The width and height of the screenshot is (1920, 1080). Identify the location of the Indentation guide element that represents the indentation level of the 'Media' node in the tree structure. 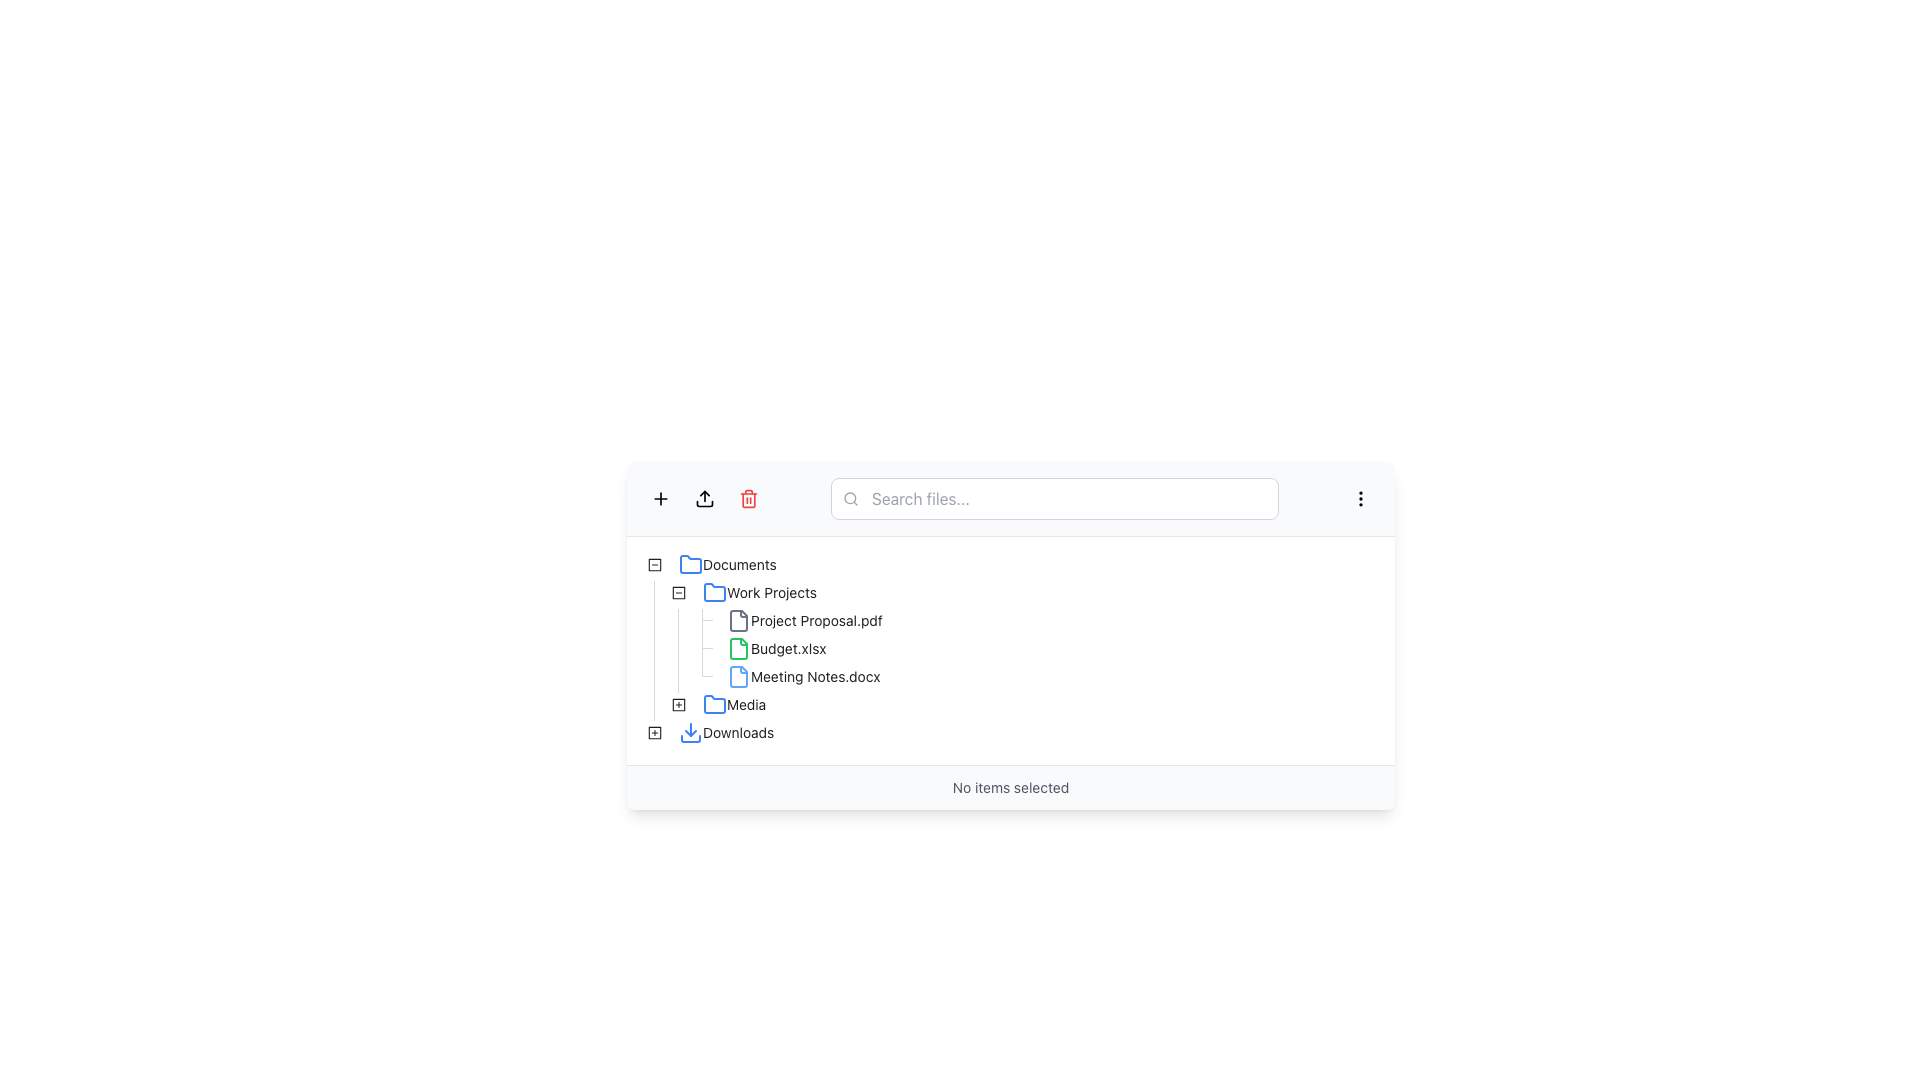
(654, 704).